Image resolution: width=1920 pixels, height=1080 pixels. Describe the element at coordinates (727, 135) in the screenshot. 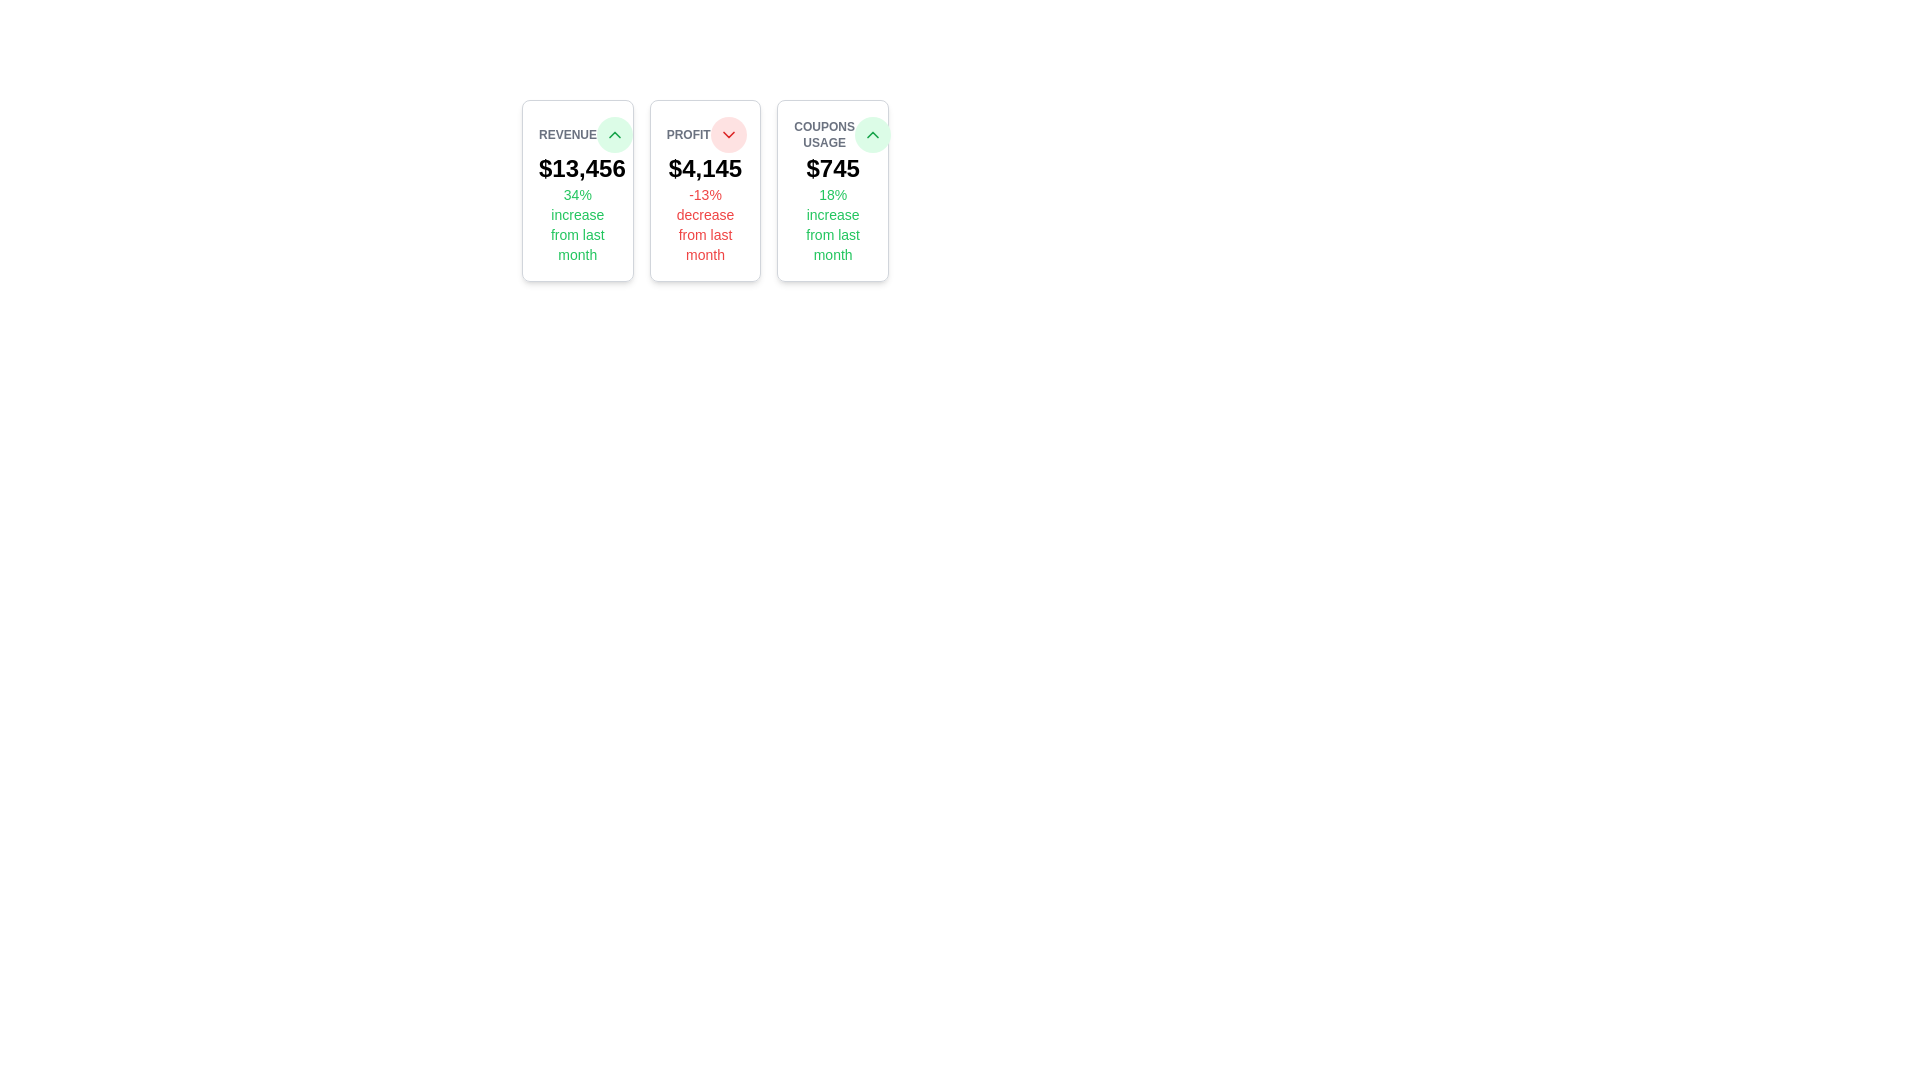

I see `the Dropdown indicator located at the top-right of the card labeled 'PROFIT $4,145 -13% decrease from last month'` at that location.